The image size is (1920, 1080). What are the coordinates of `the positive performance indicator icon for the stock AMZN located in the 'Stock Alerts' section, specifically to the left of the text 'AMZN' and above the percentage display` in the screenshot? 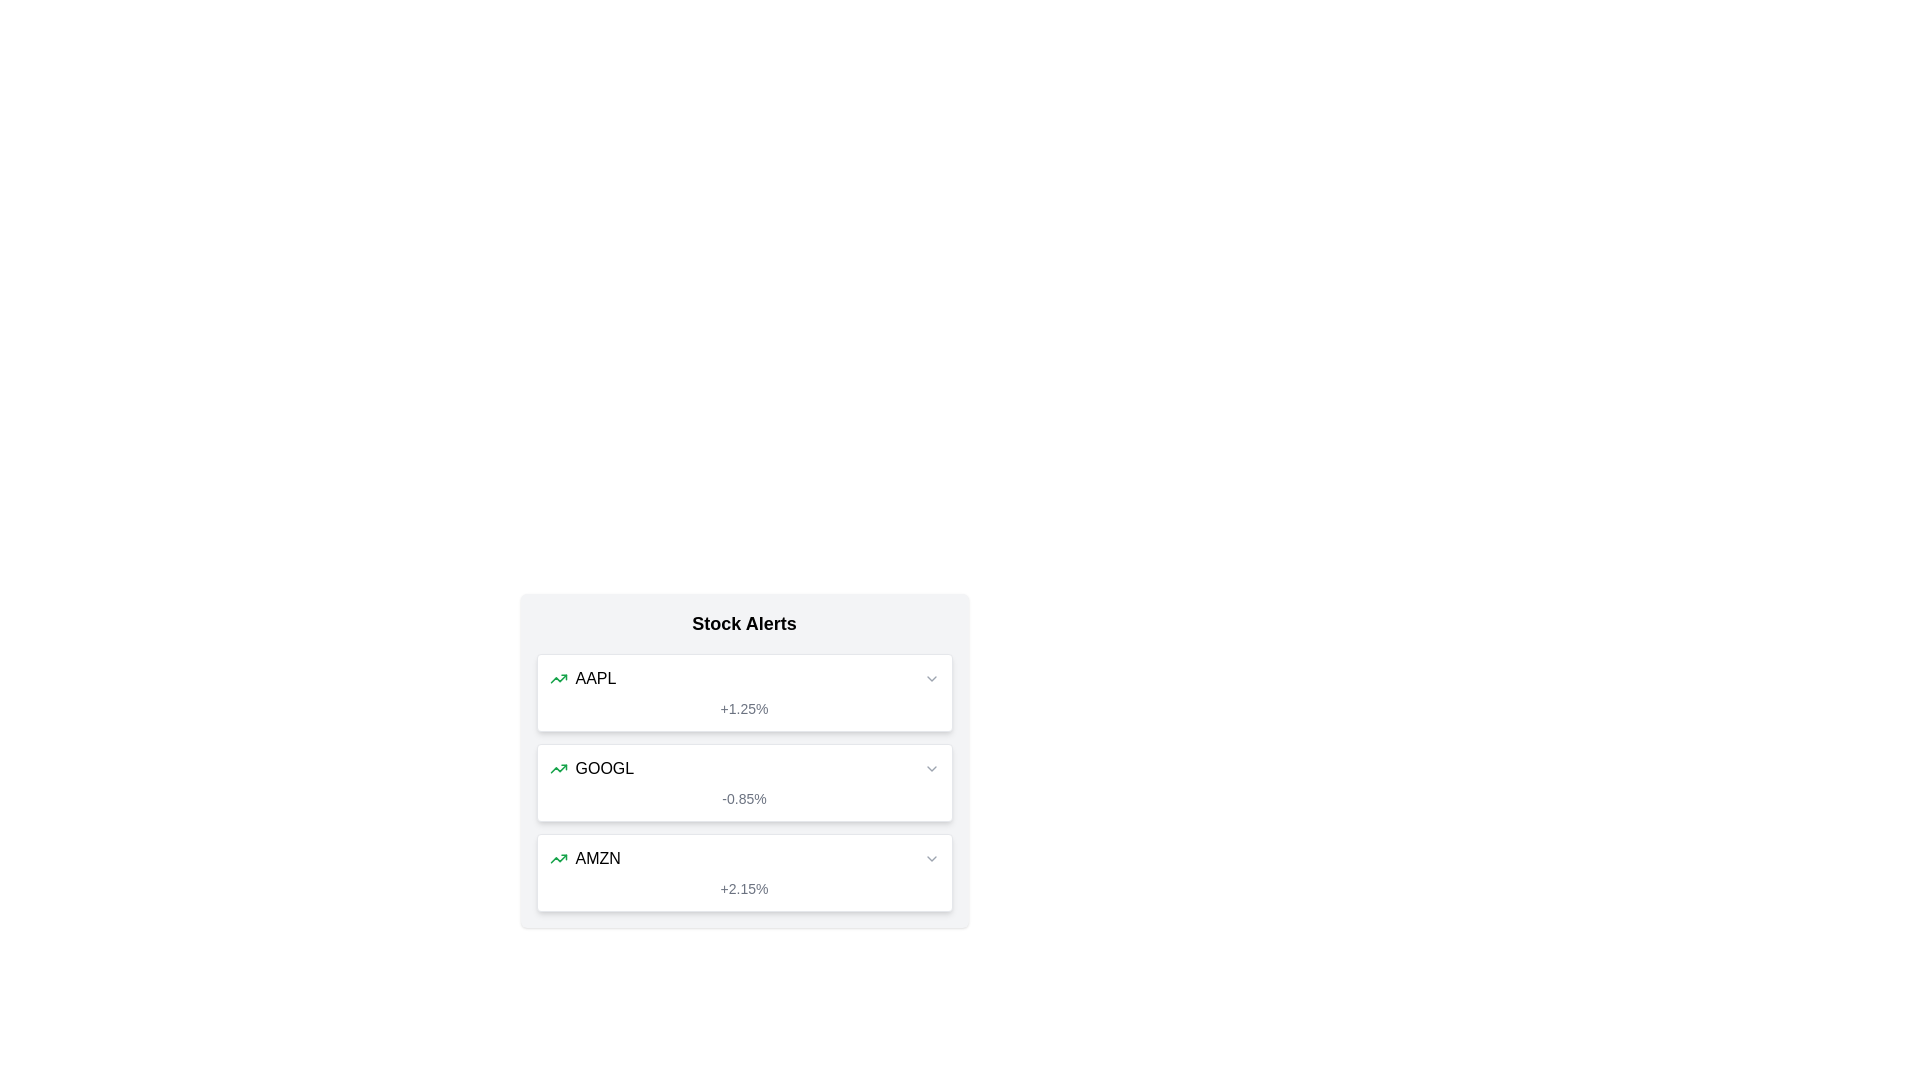 It's located at (558, 858).